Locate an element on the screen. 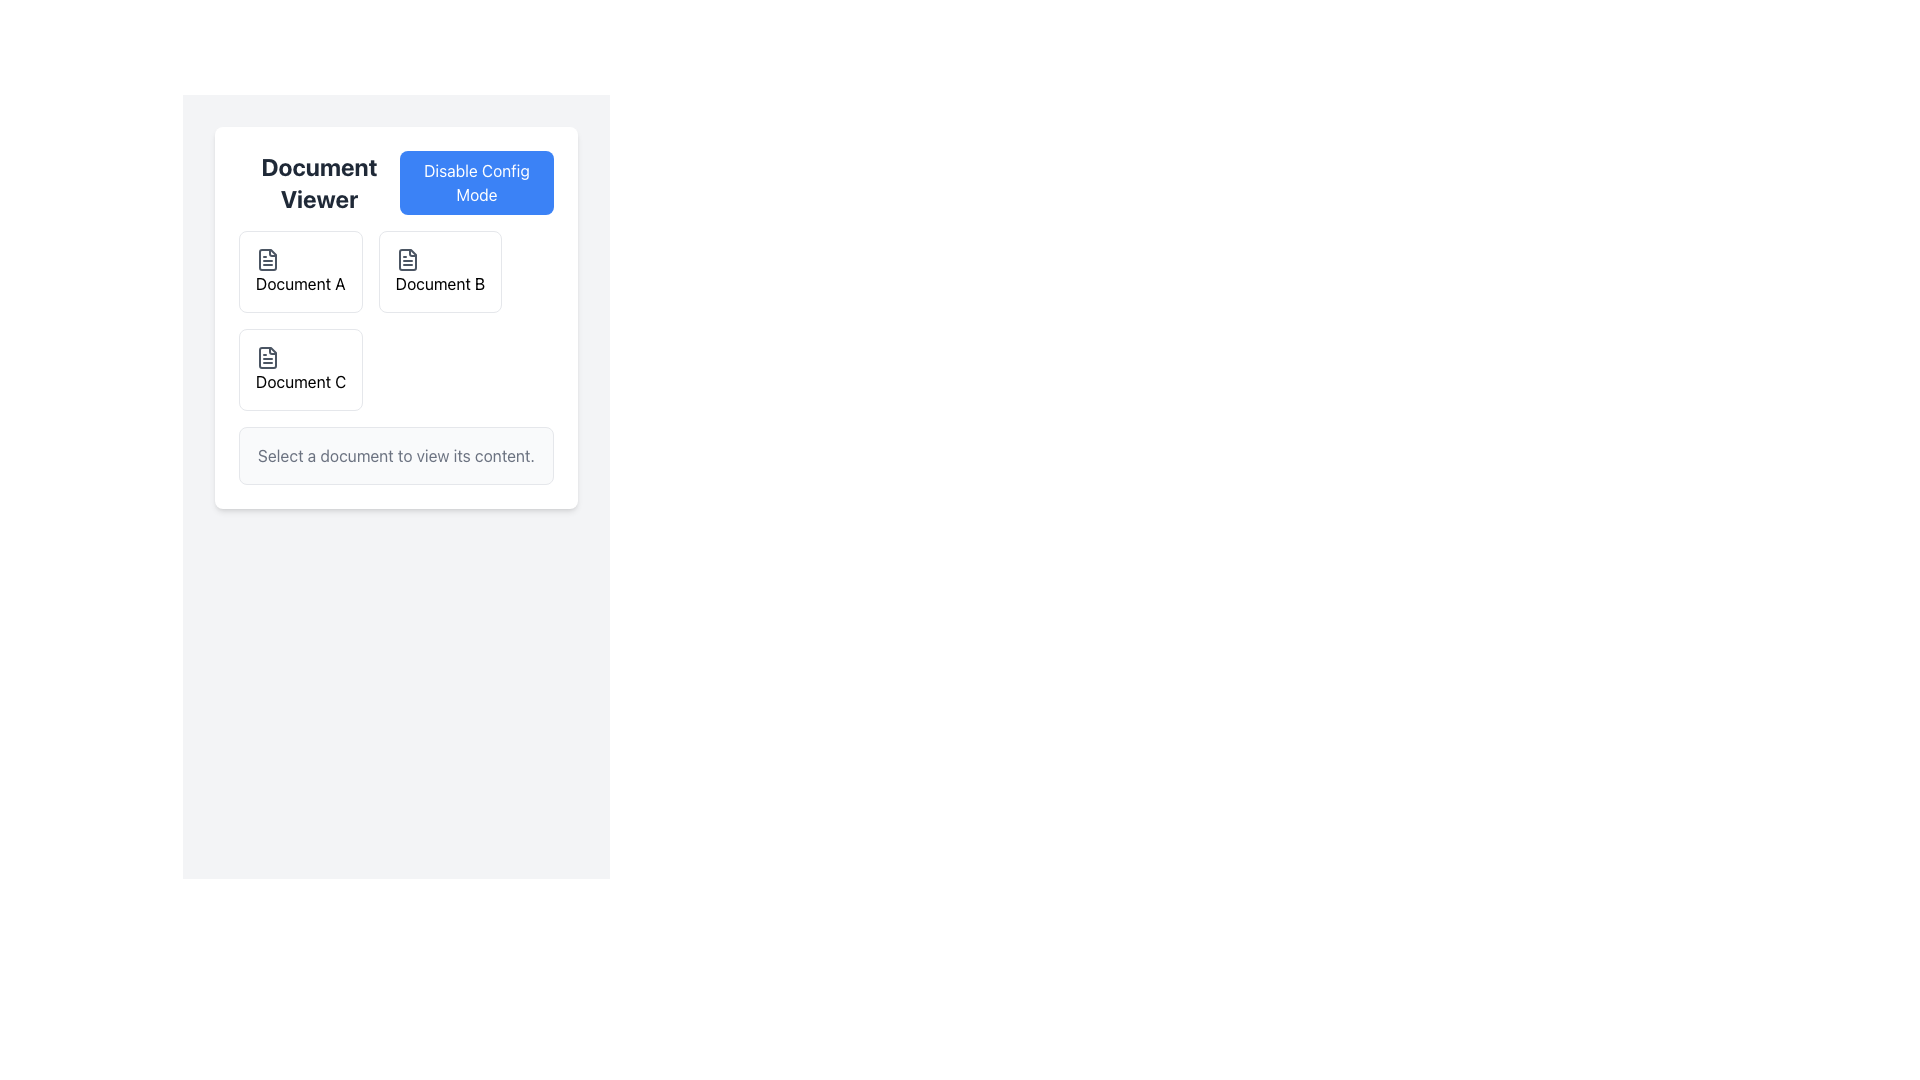  the document selector element containing 'Document B' is located at coordinates (396, 319).